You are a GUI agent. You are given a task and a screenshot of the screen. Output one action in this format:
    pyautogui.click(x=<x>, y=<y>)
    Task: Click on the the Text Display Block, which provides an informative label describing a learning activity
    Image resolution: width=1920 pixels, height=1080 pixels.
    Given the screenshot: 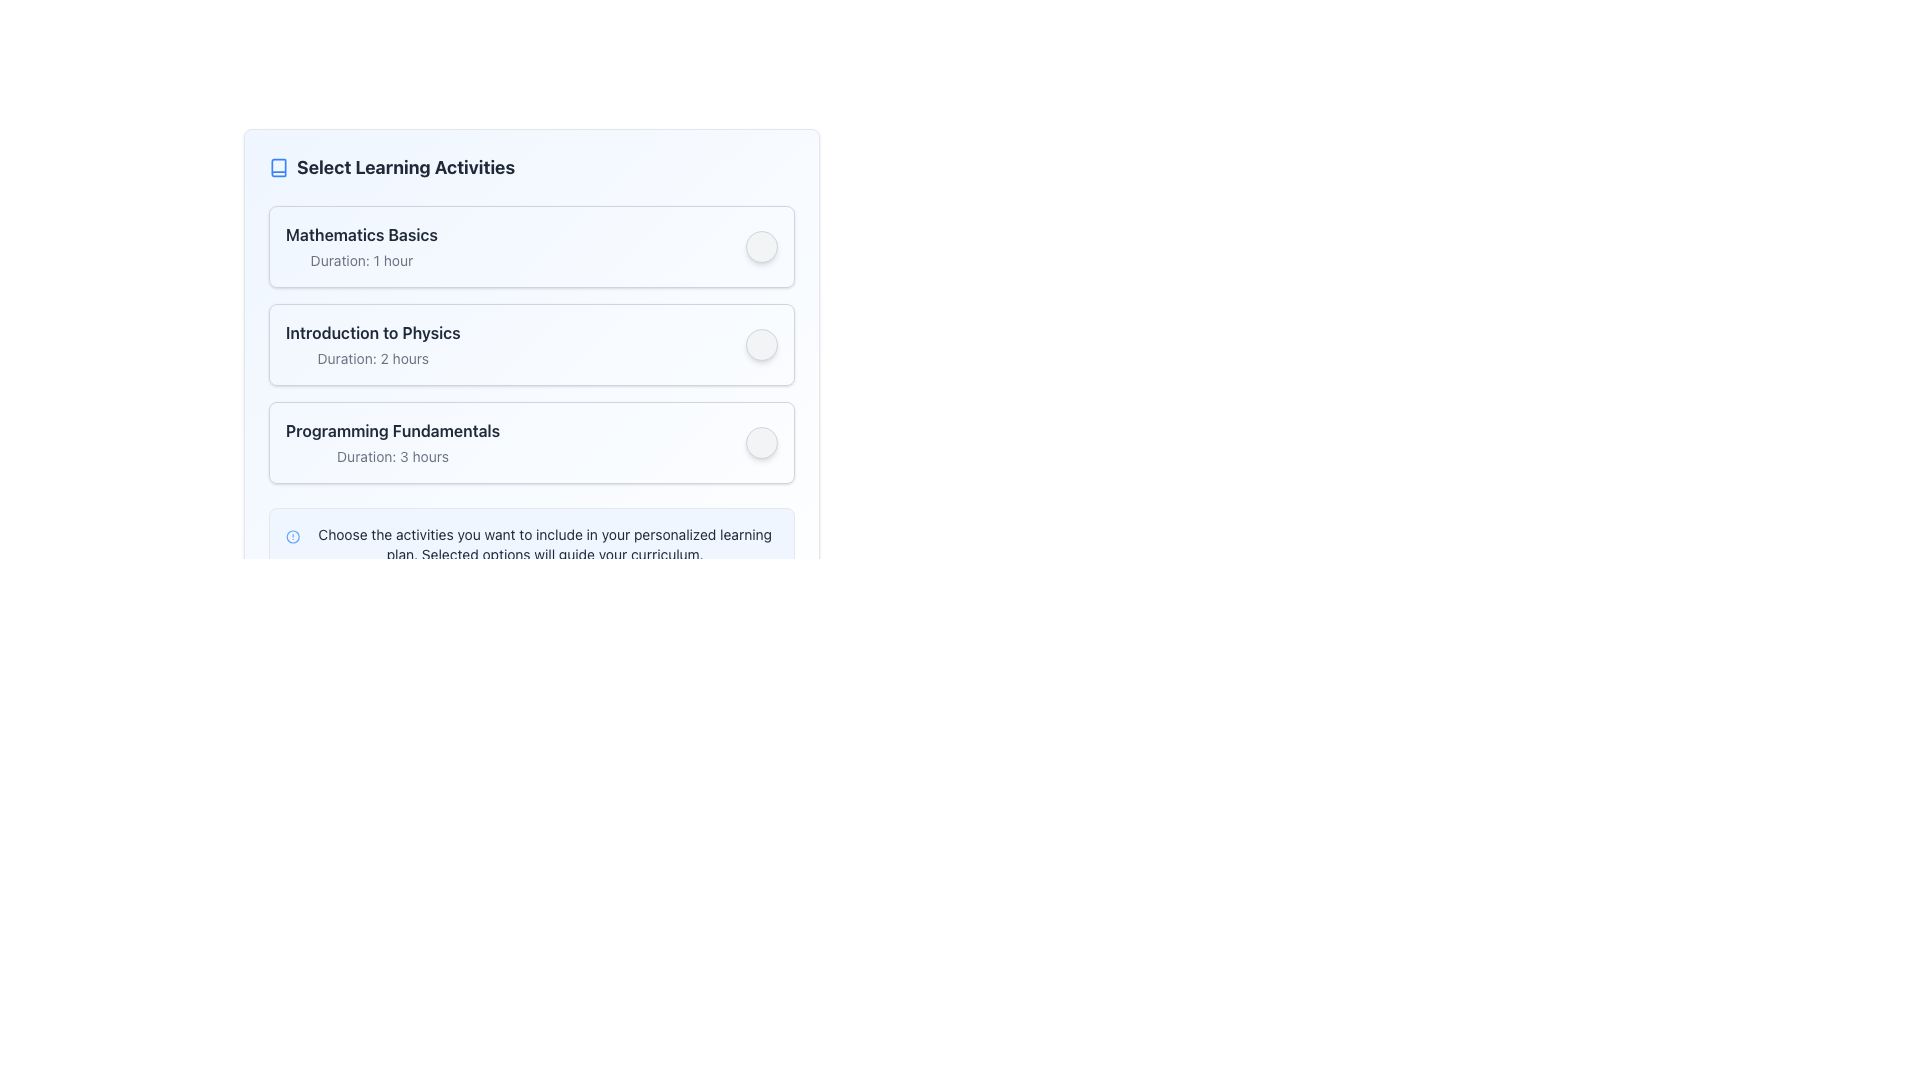 What is the action you would take?
    pyautogui.click(x=393, y=442)
    